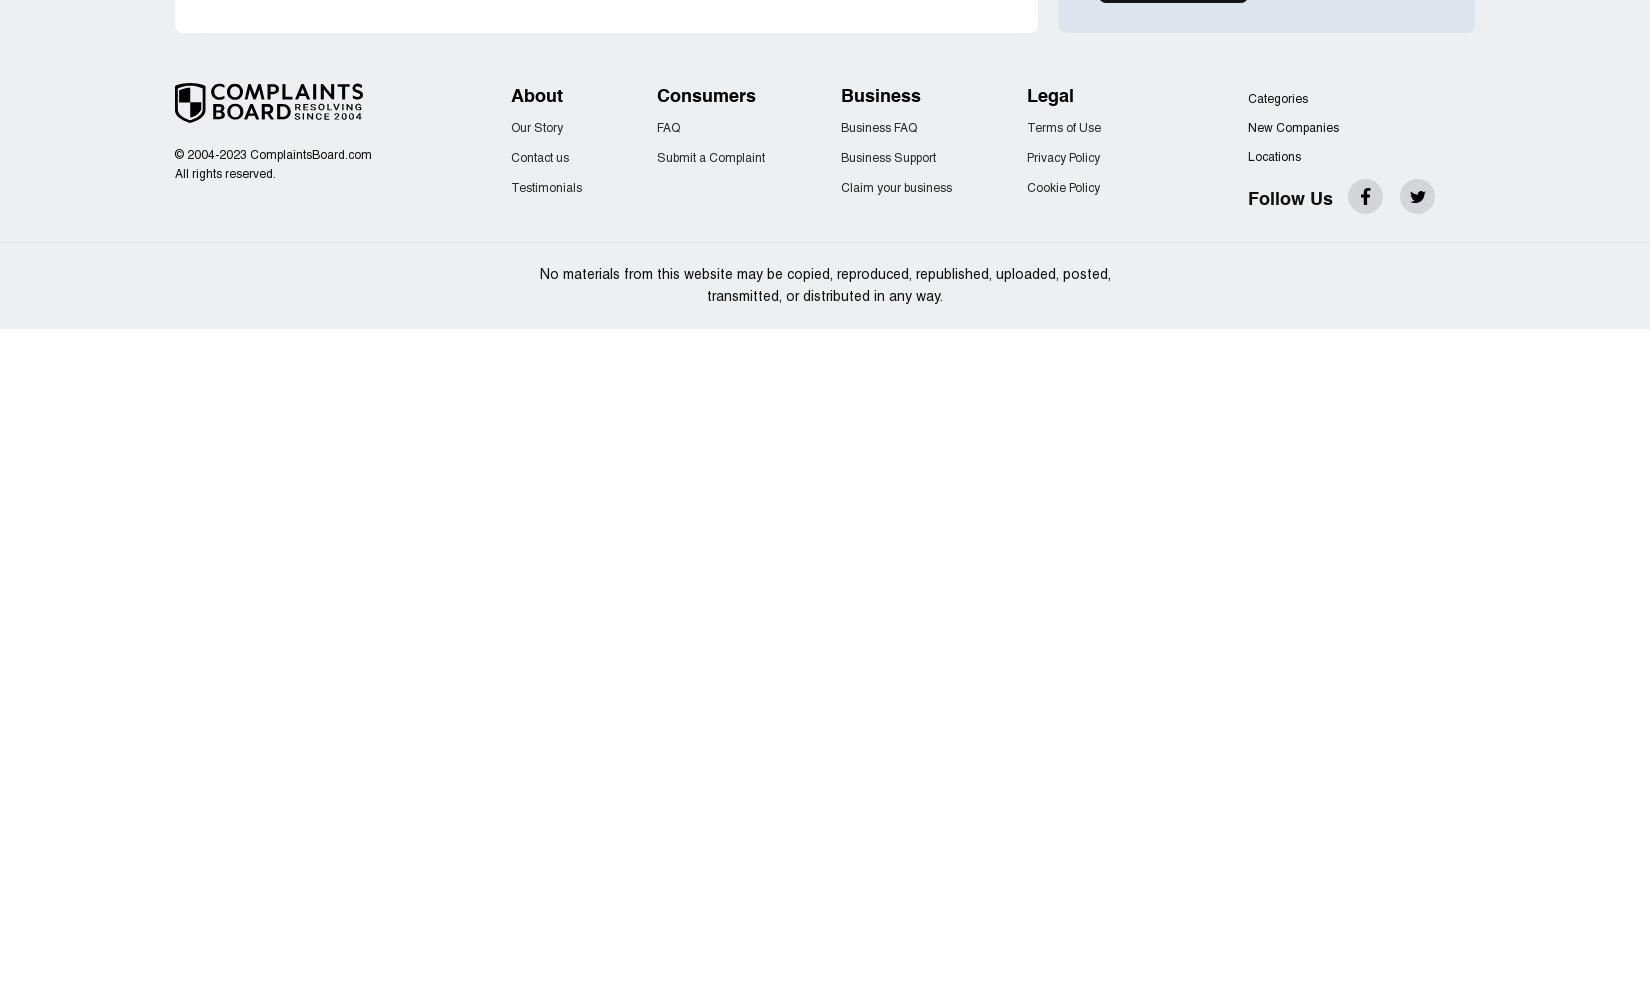  Describe the element at coordinates (538, 286) in the screenshot. I see `'No materials from this website may be copied, reproduced, republished, uploaded, posted, transmitted, or distributed in any way.'` at that location.